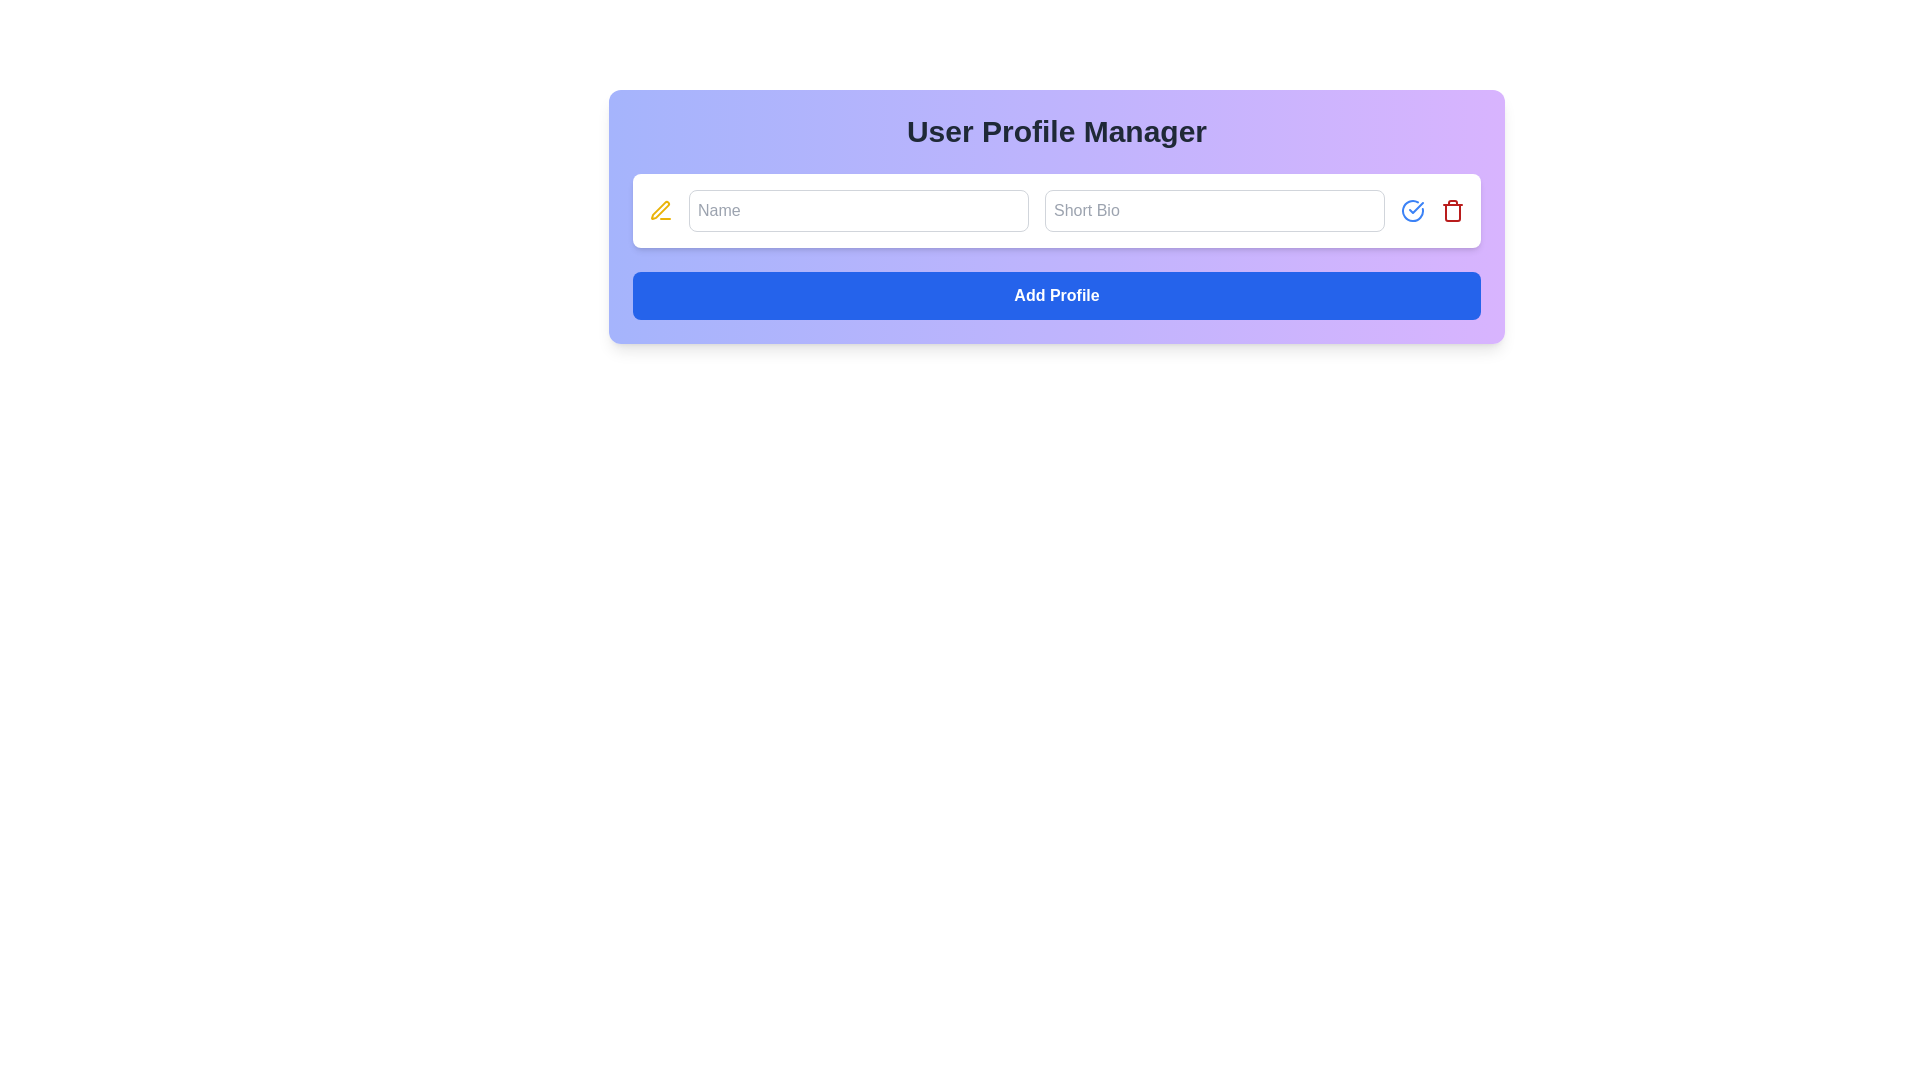 Image resolution: width=1920 pixels, height=1080 pixels. What do you see at coordinates (661, 211) in the screenshot?
I see `the icon located to the far left within the input card, adjacent to the 'Name' text field` at bounding box center [661, 211].